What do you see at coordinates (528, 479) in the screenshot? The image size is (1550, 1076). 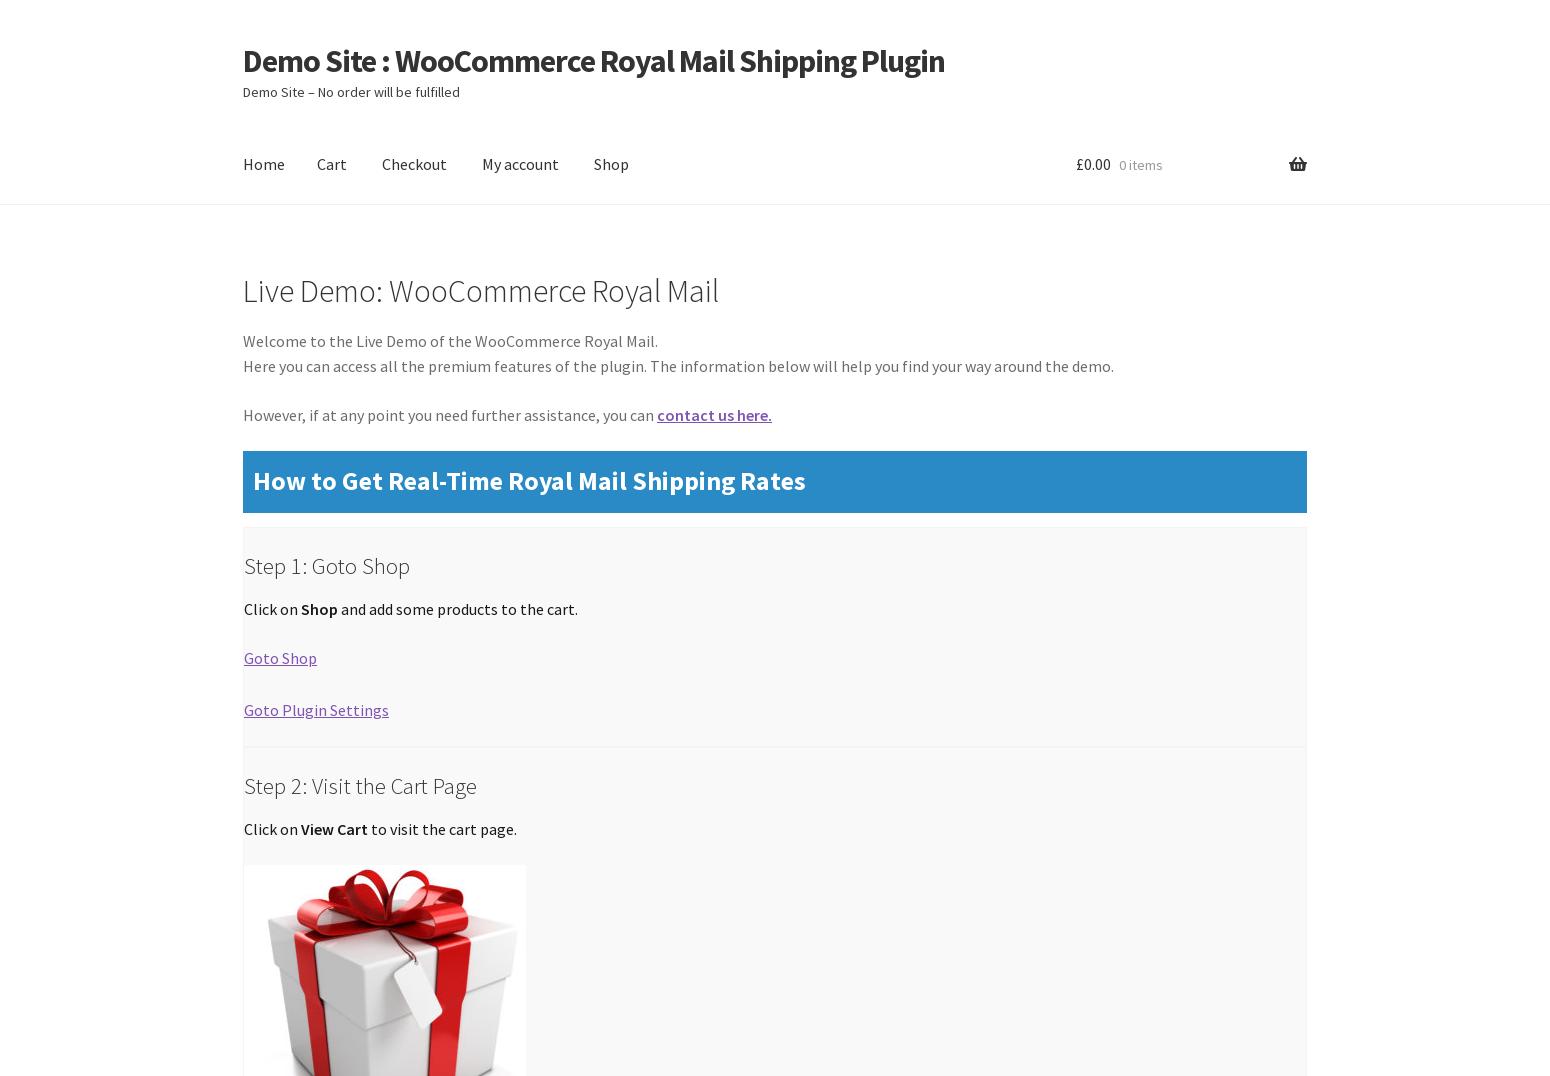 I see `'How to Get Real-Time Royal Mail Shipping Rates'` at bounding box center [528, 479].